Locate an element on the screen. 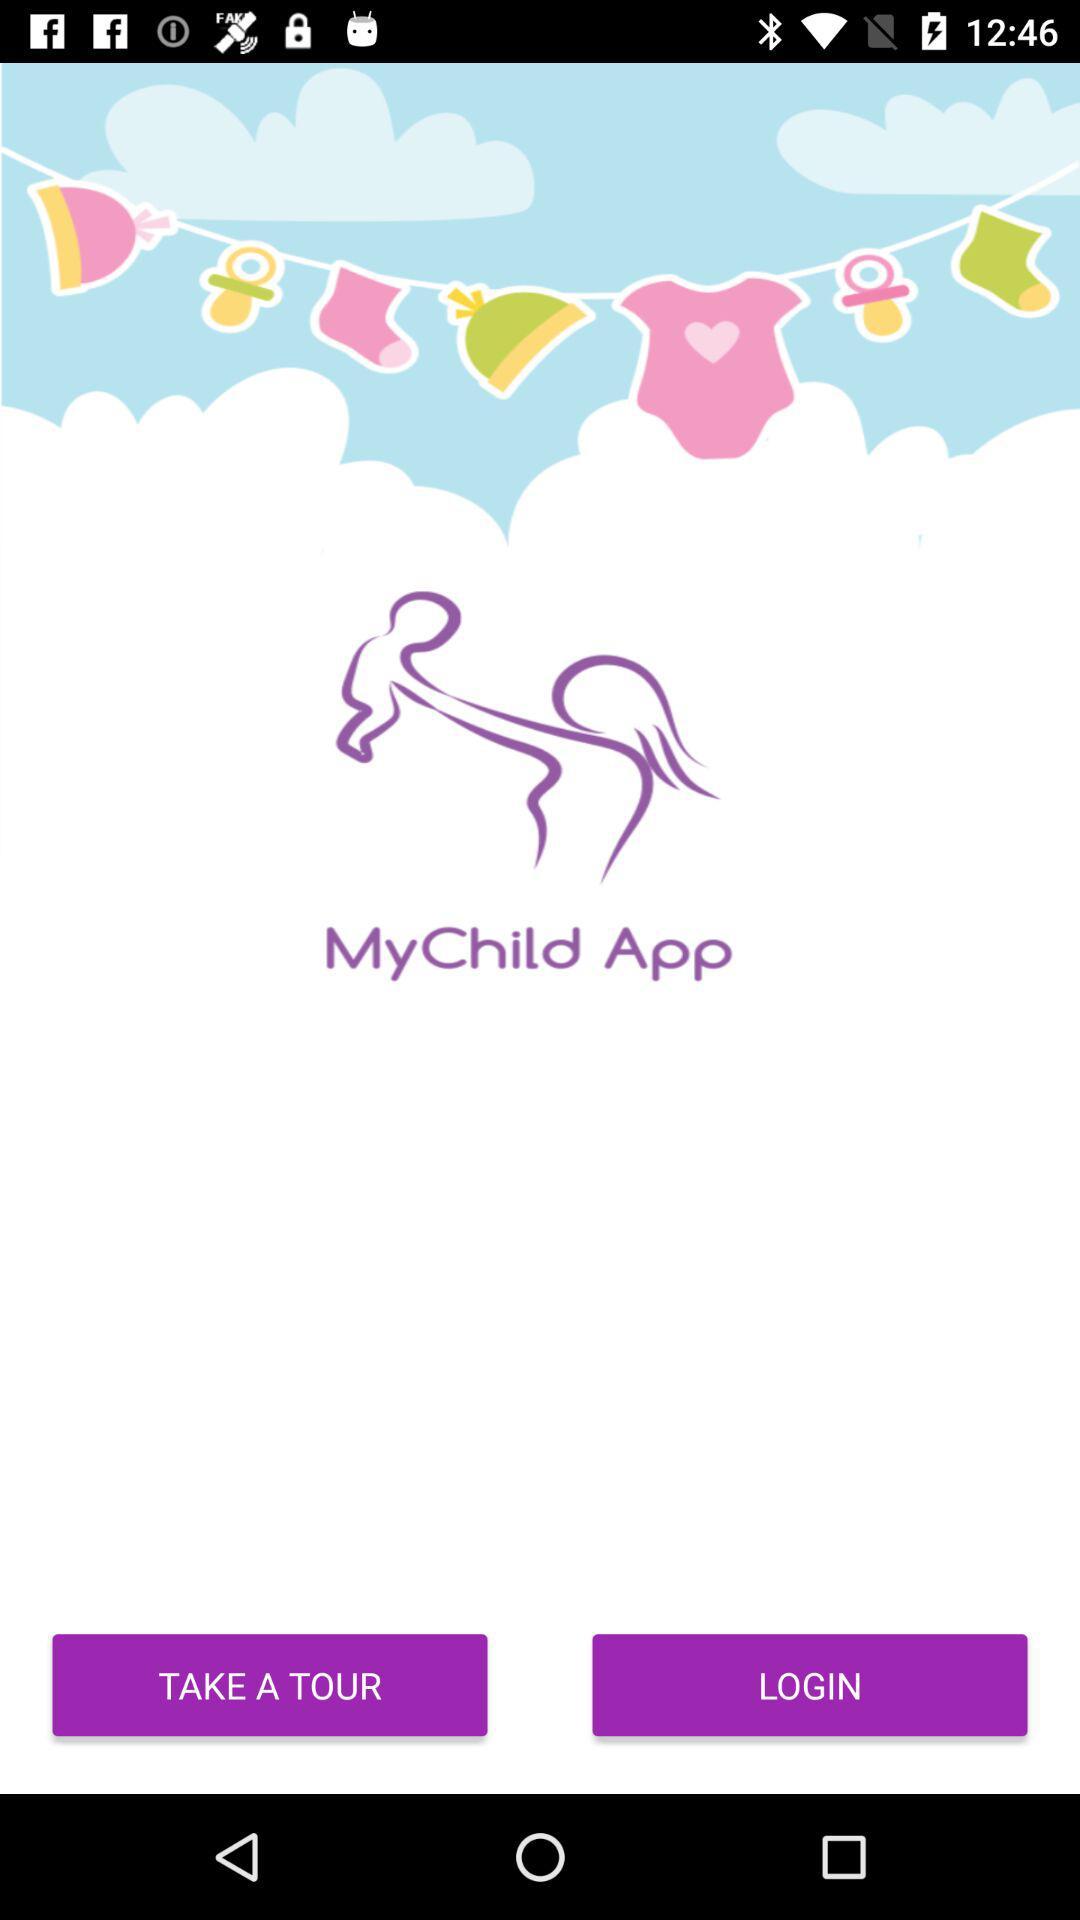 The image size is (1080, 1920). the icon next to the take a tour icon is located at coordinates (810, 1684).